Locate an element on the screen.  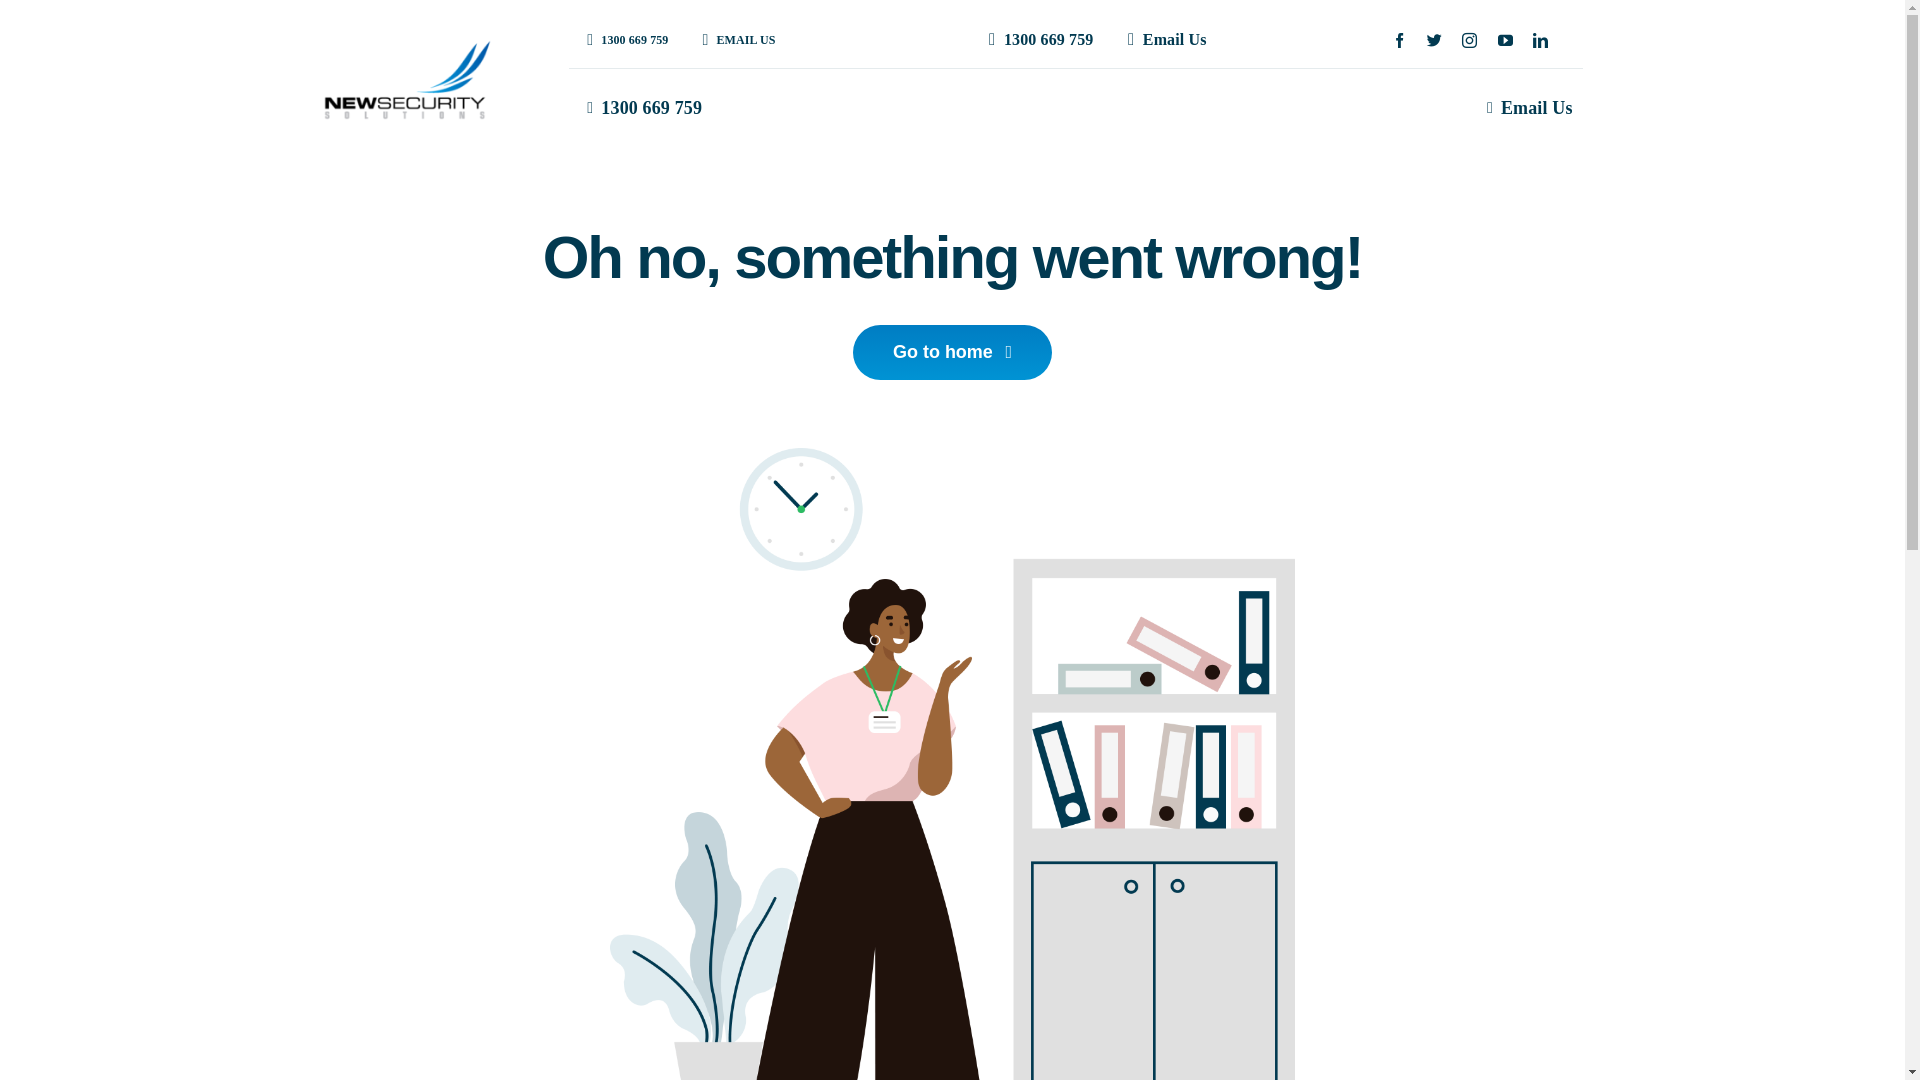
'Email Us' is located at coordinates (1162, 40).